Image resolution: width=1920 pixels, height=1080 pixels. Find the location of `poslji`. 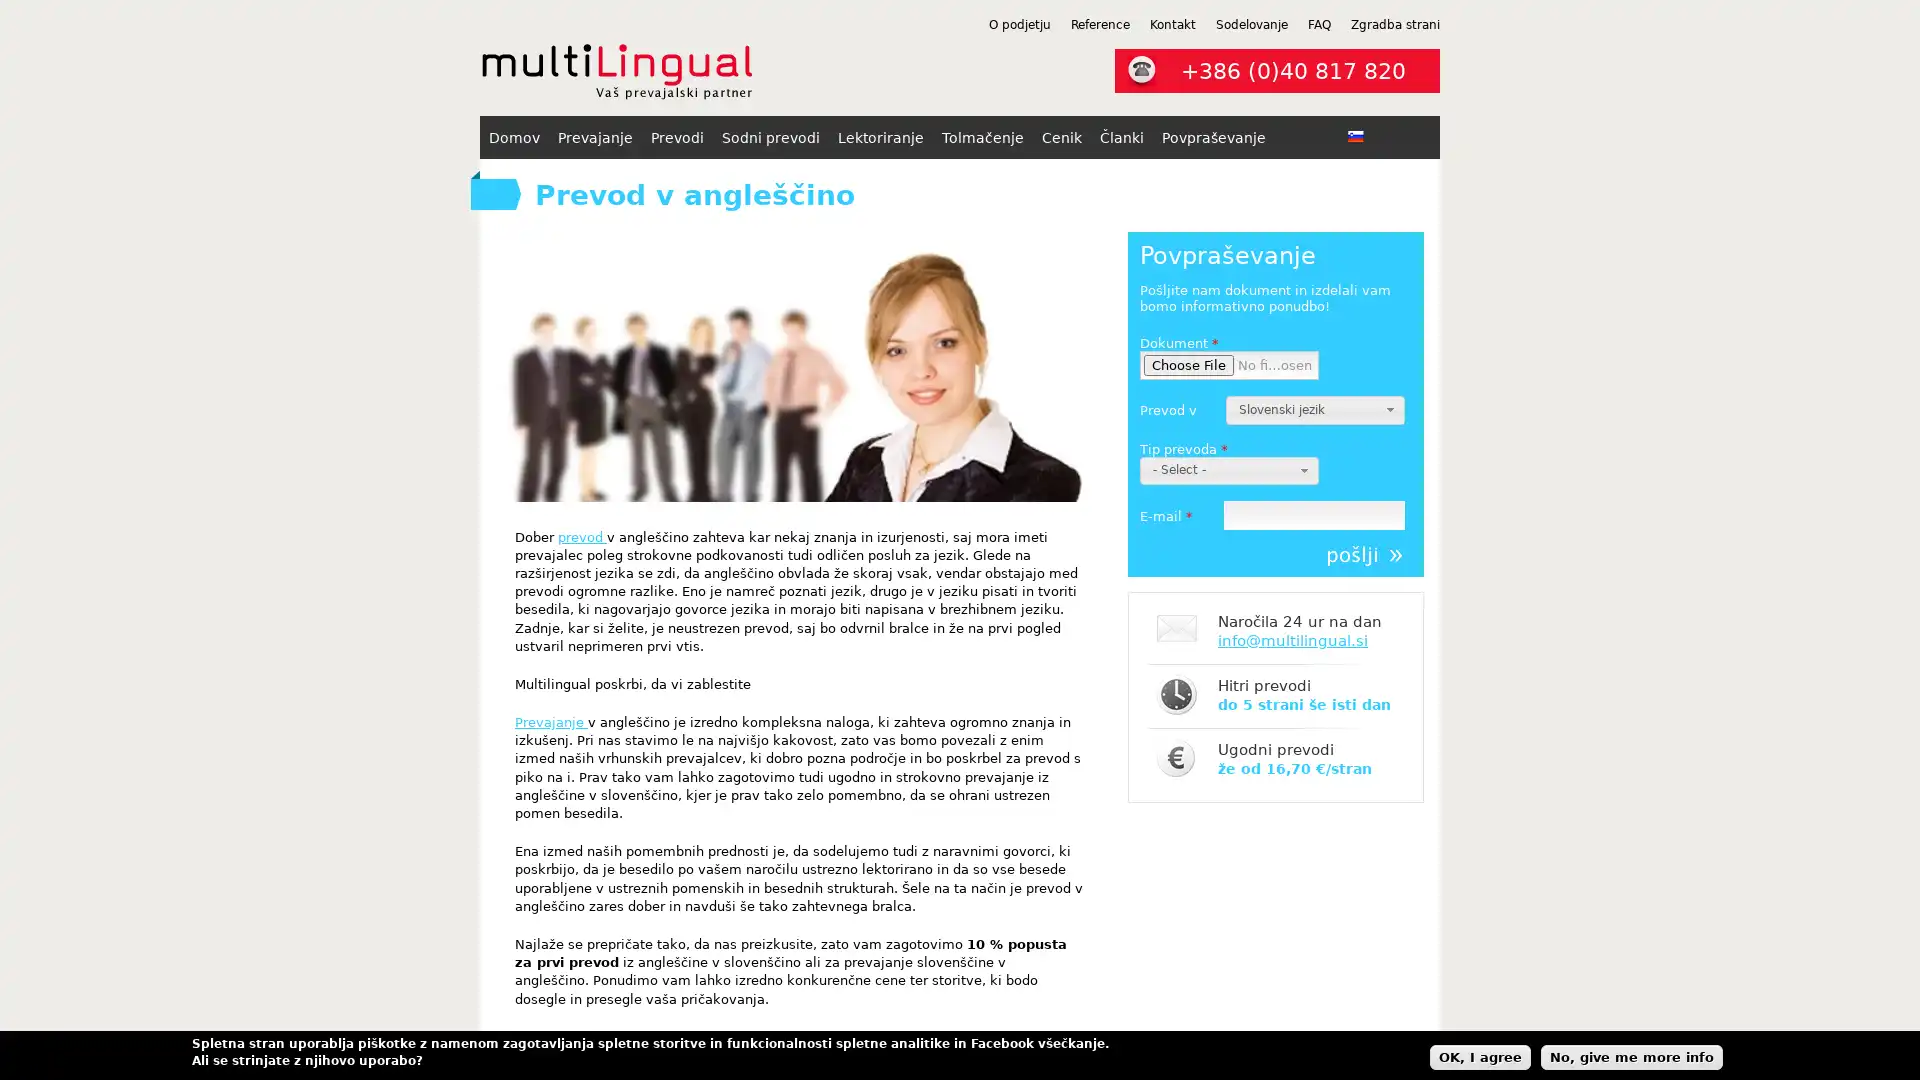

poslji is located at coordinates (1363, 555).